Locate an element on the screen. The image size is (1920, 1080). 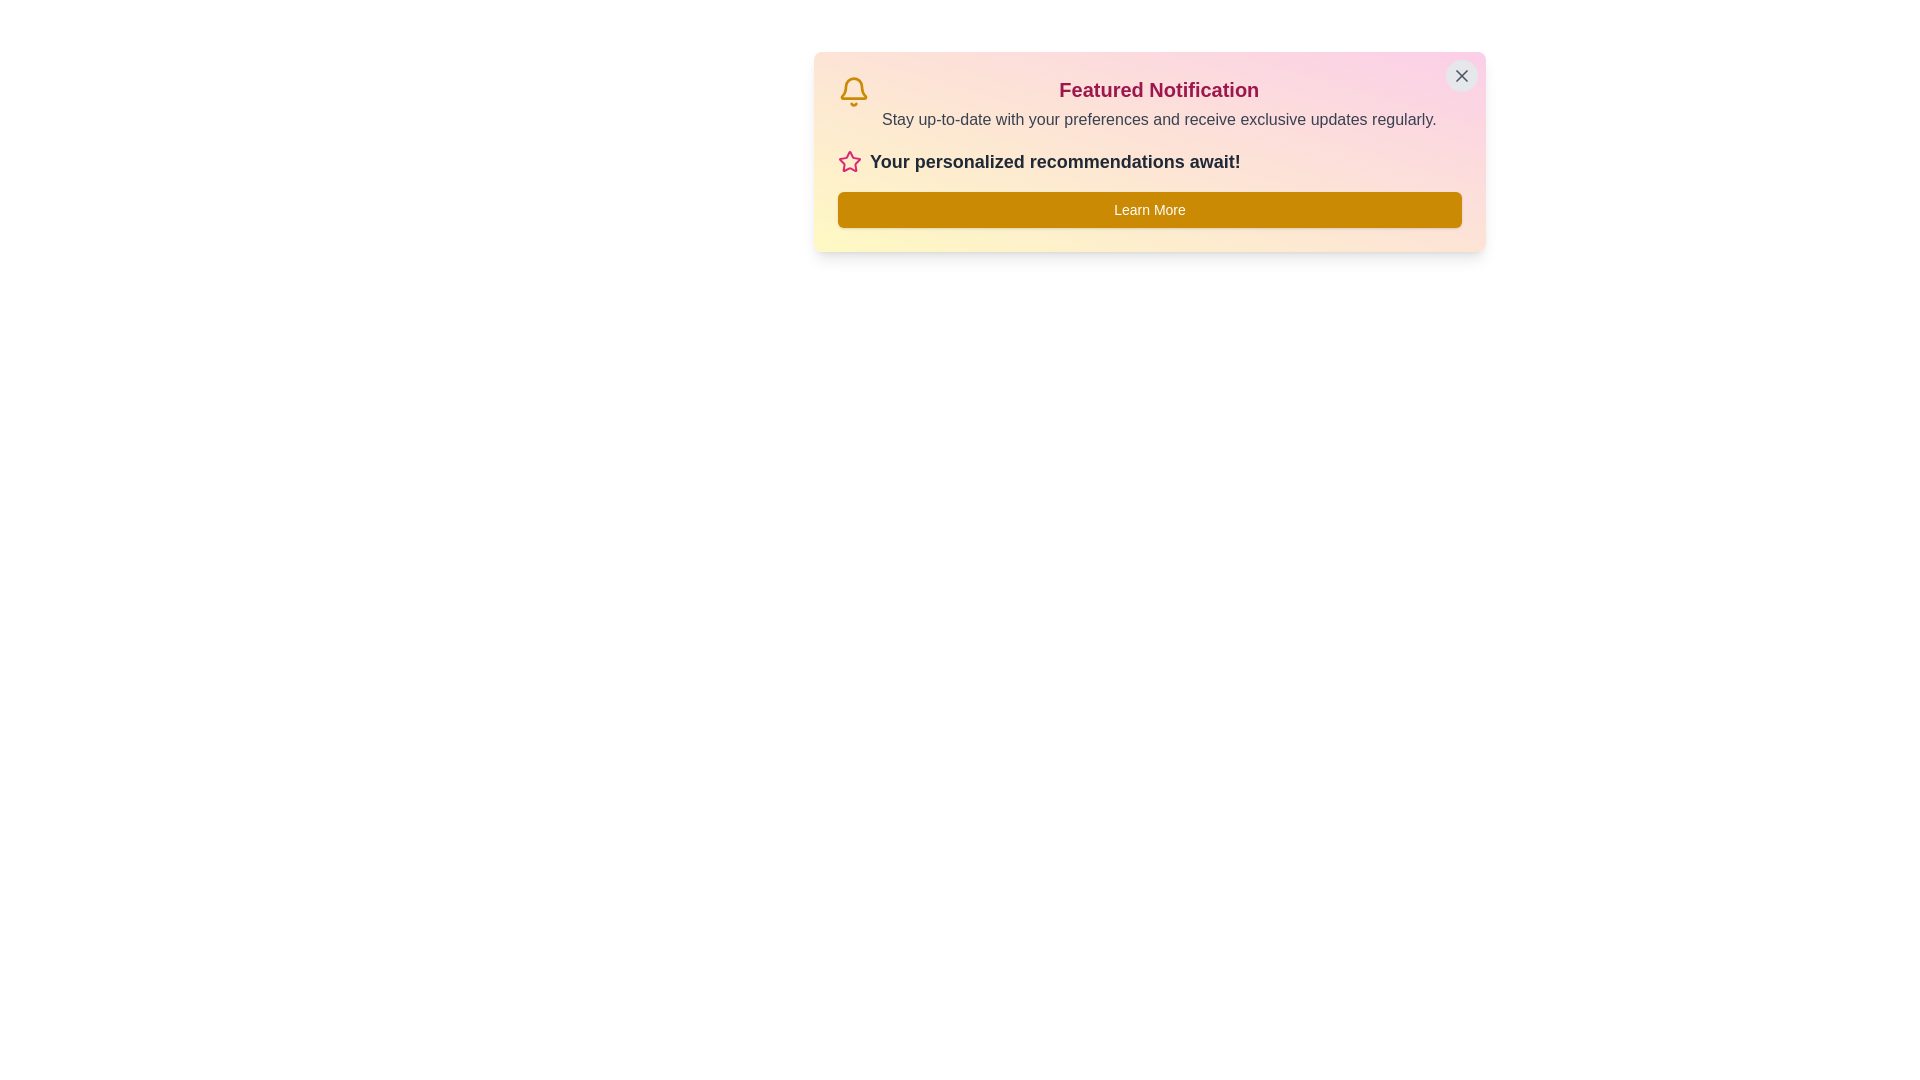
the close button to dismiss the notification is located at coordinates (1462, 75).